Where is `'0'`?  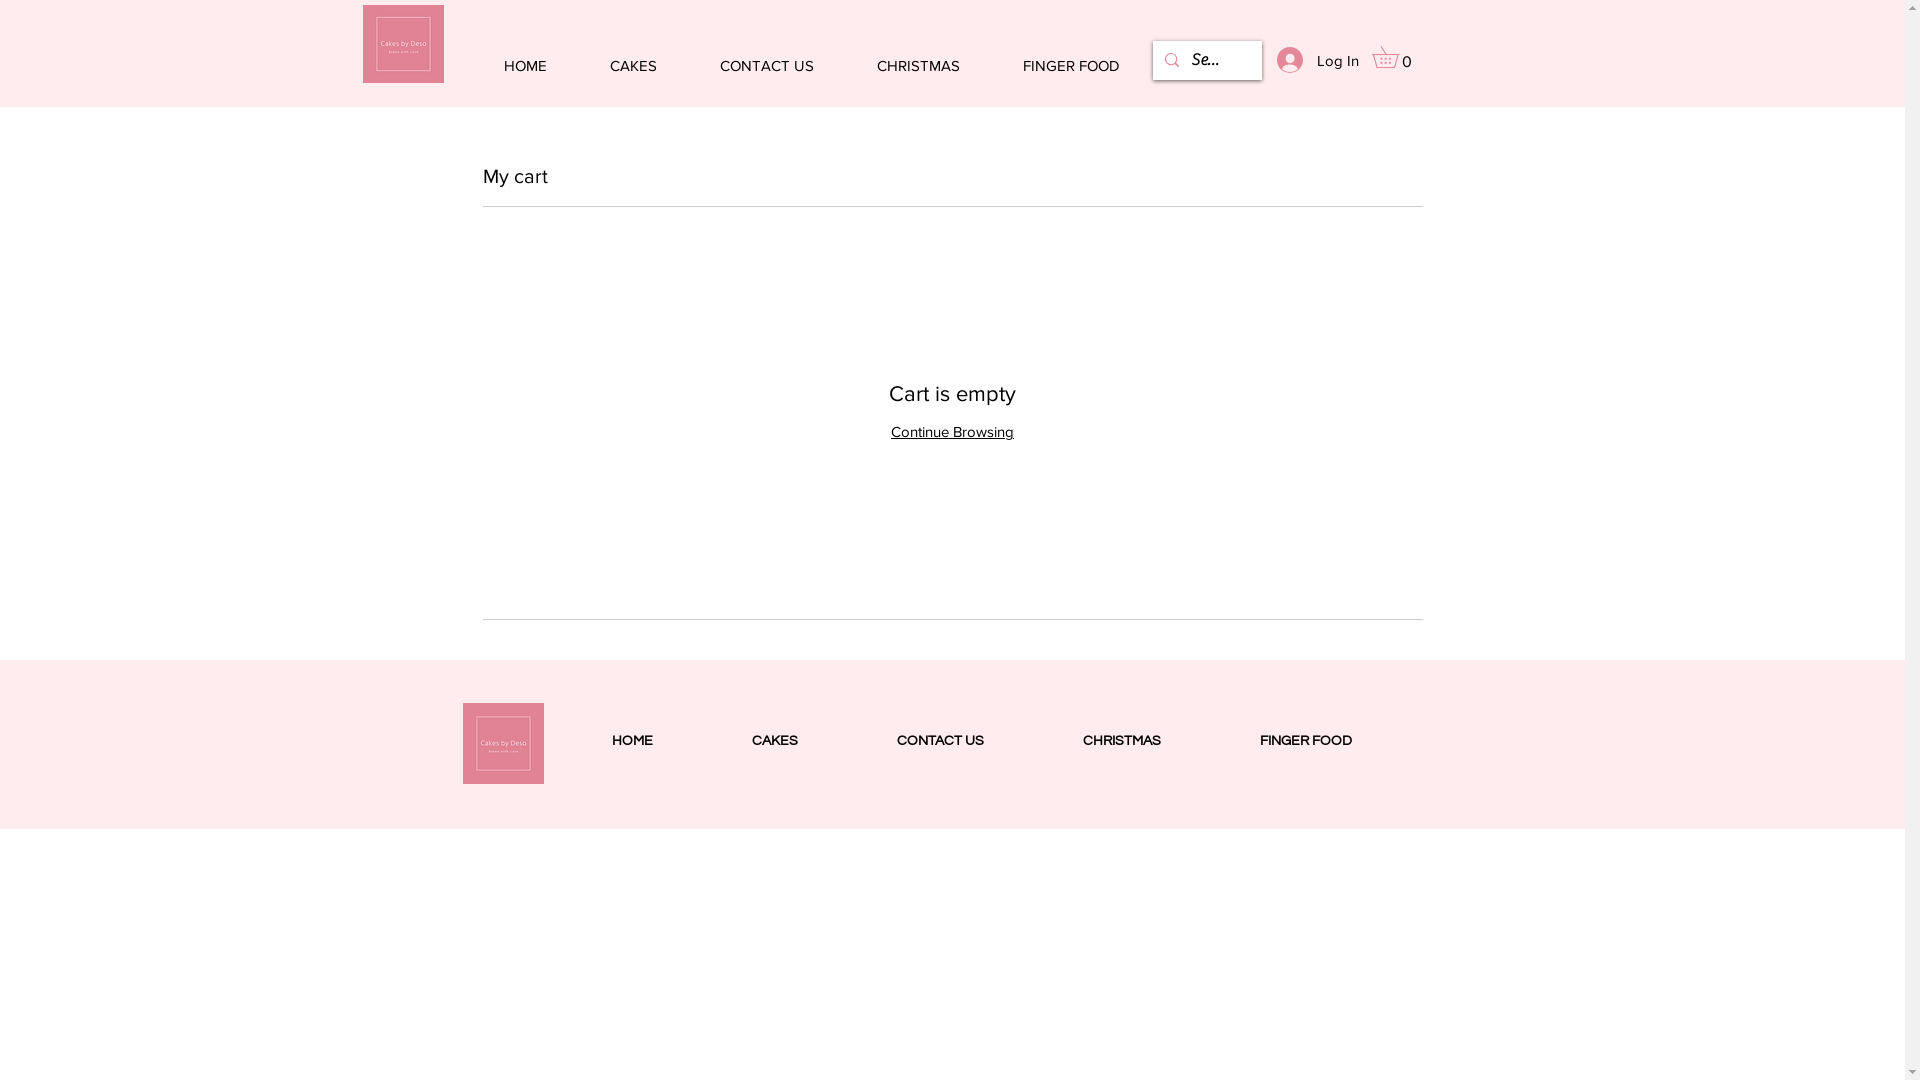 '0' is located at coordinates (1371, 56).